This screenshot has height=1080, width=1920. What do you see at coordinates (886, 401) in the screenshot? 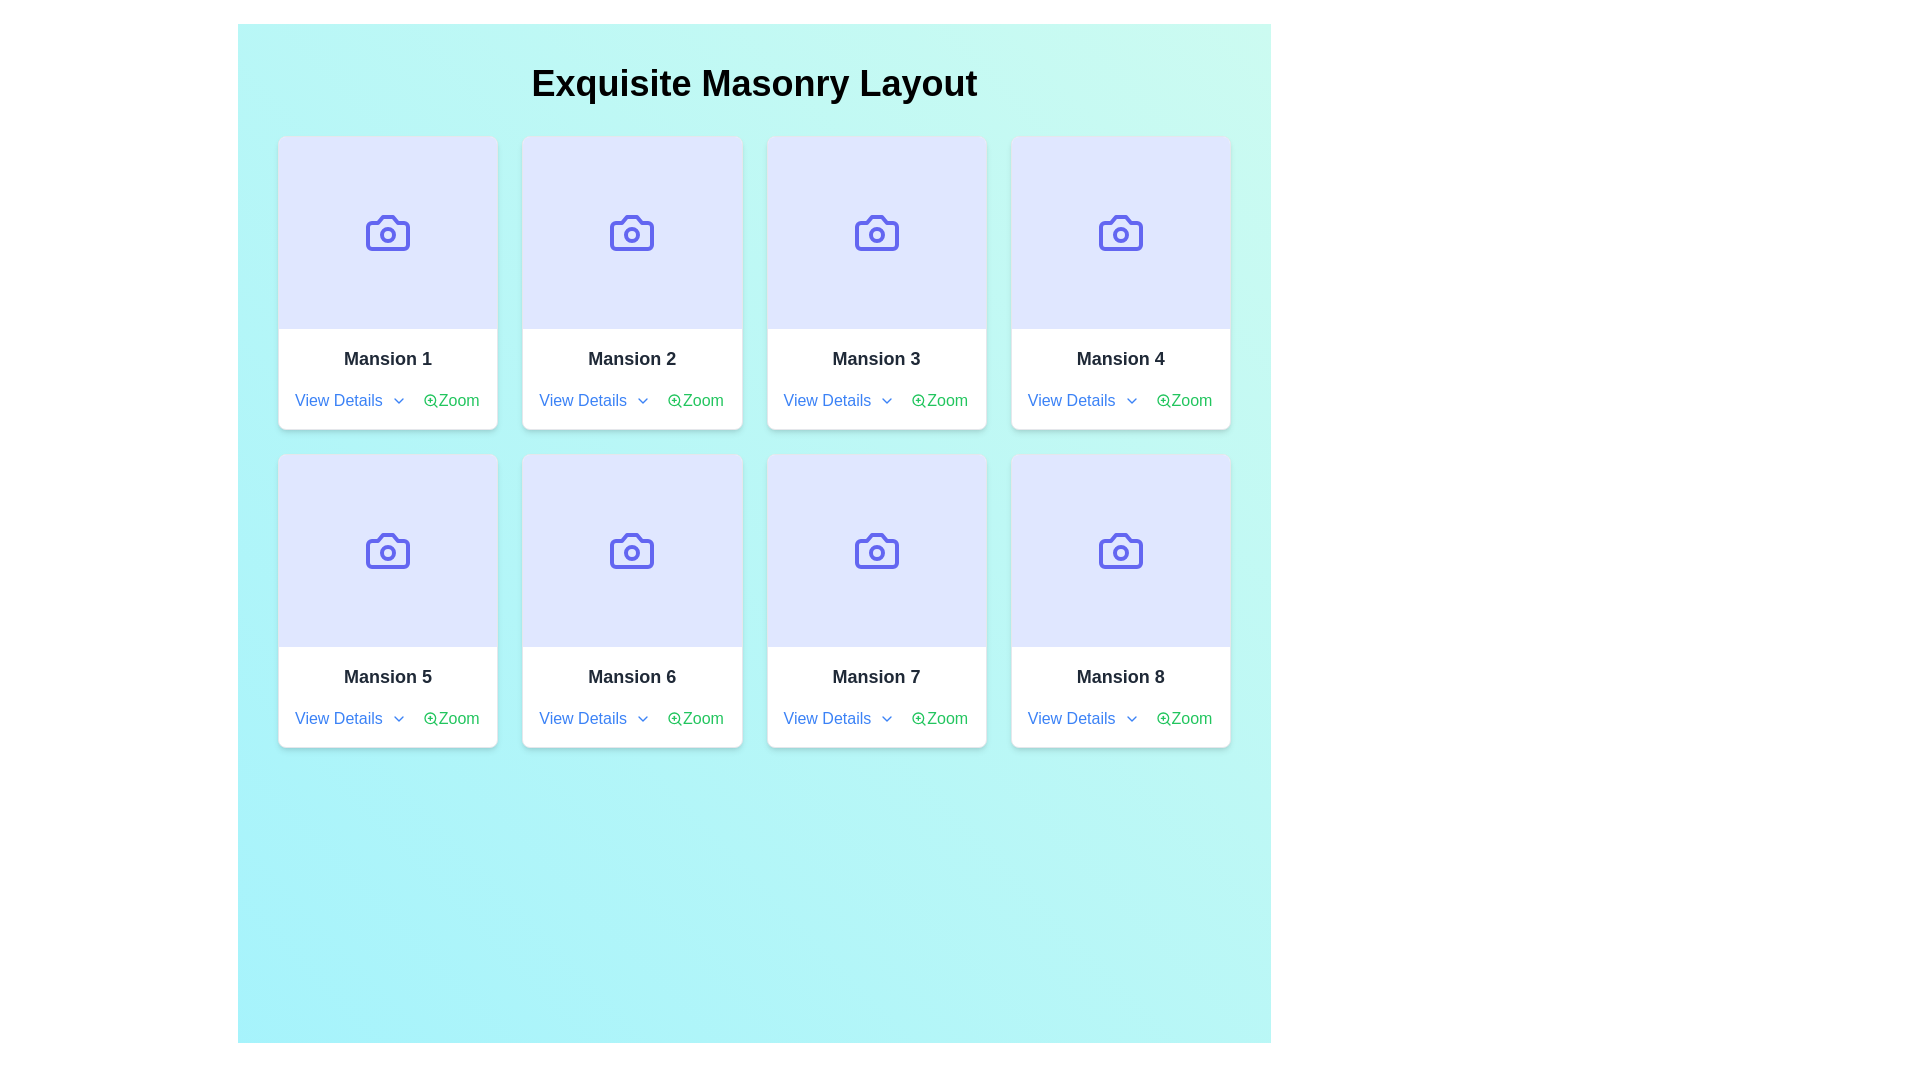
I see `the chevron icon located directly after the text 'View Details' in the third card from the left in the top row of the grid layout` at bounding box center [886, 401].